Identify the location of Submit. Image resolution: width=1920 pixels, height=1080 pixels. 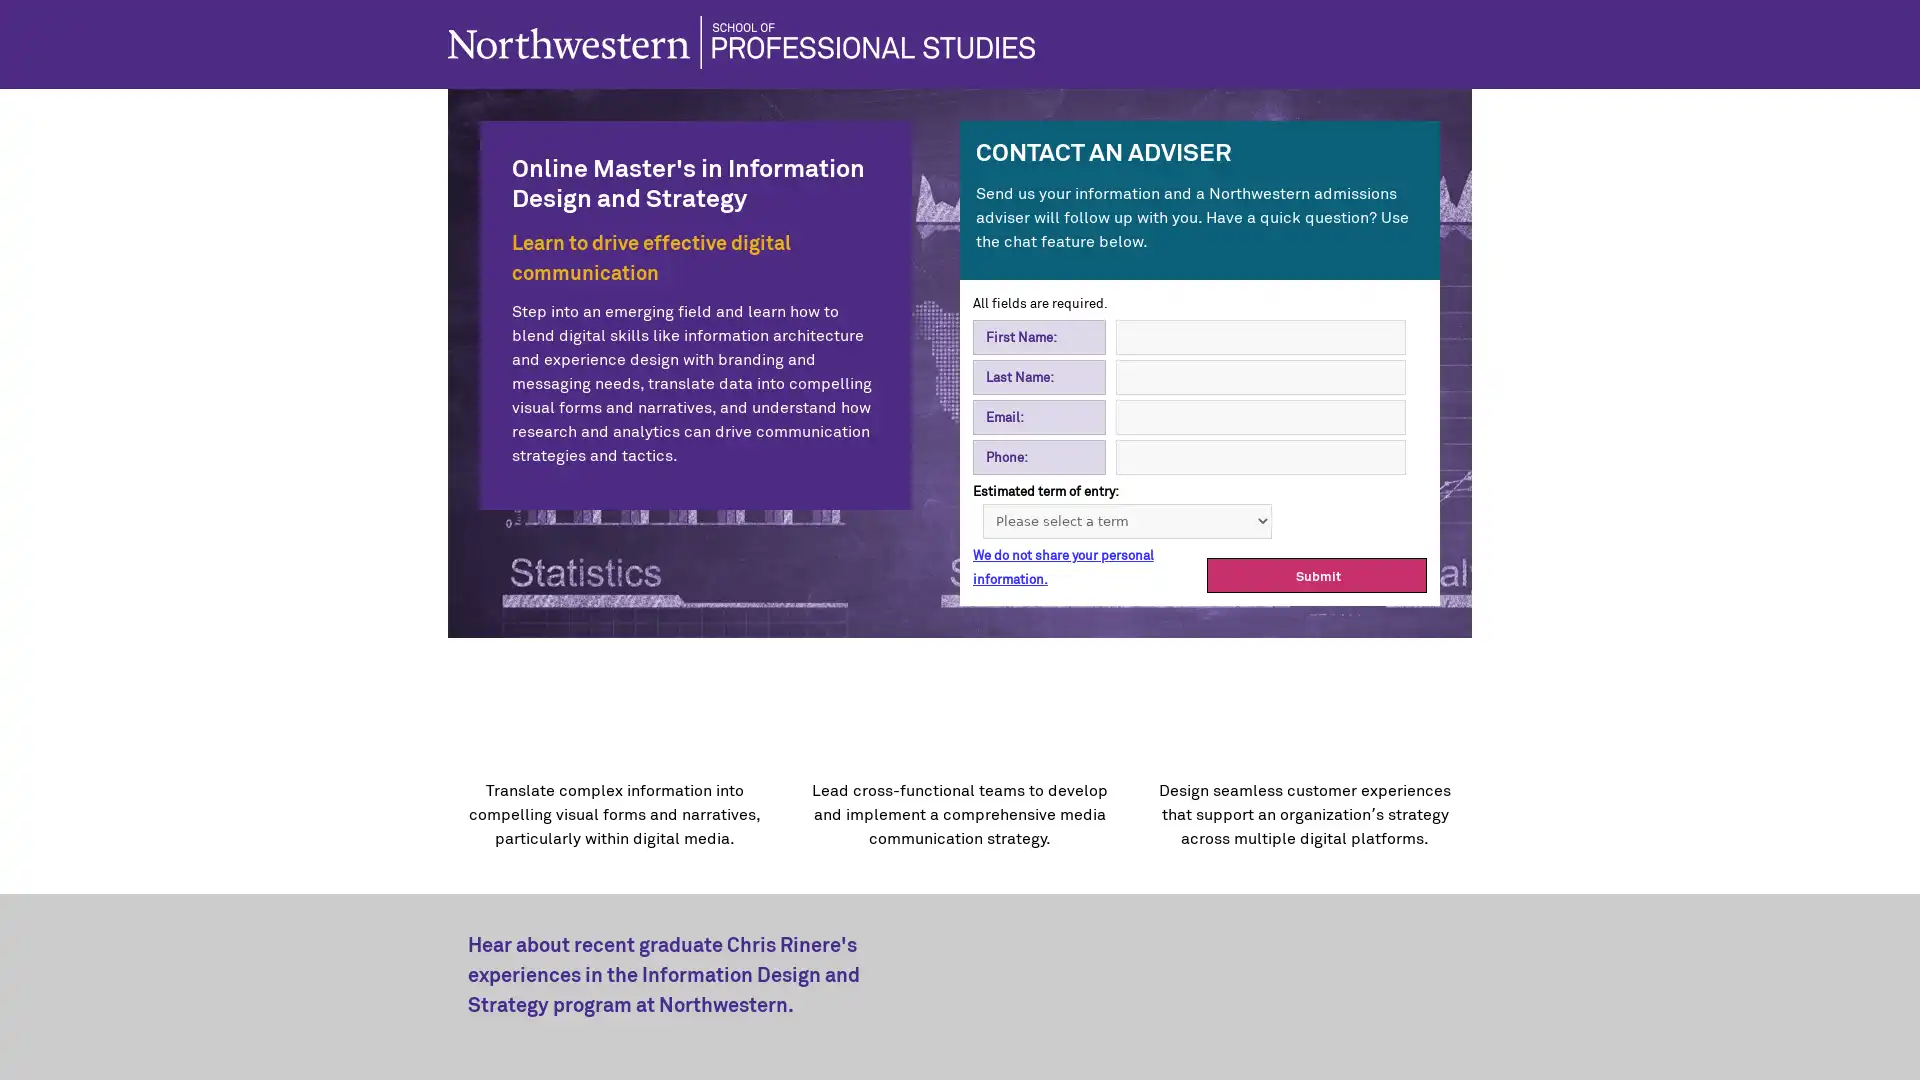
(1316, 575).